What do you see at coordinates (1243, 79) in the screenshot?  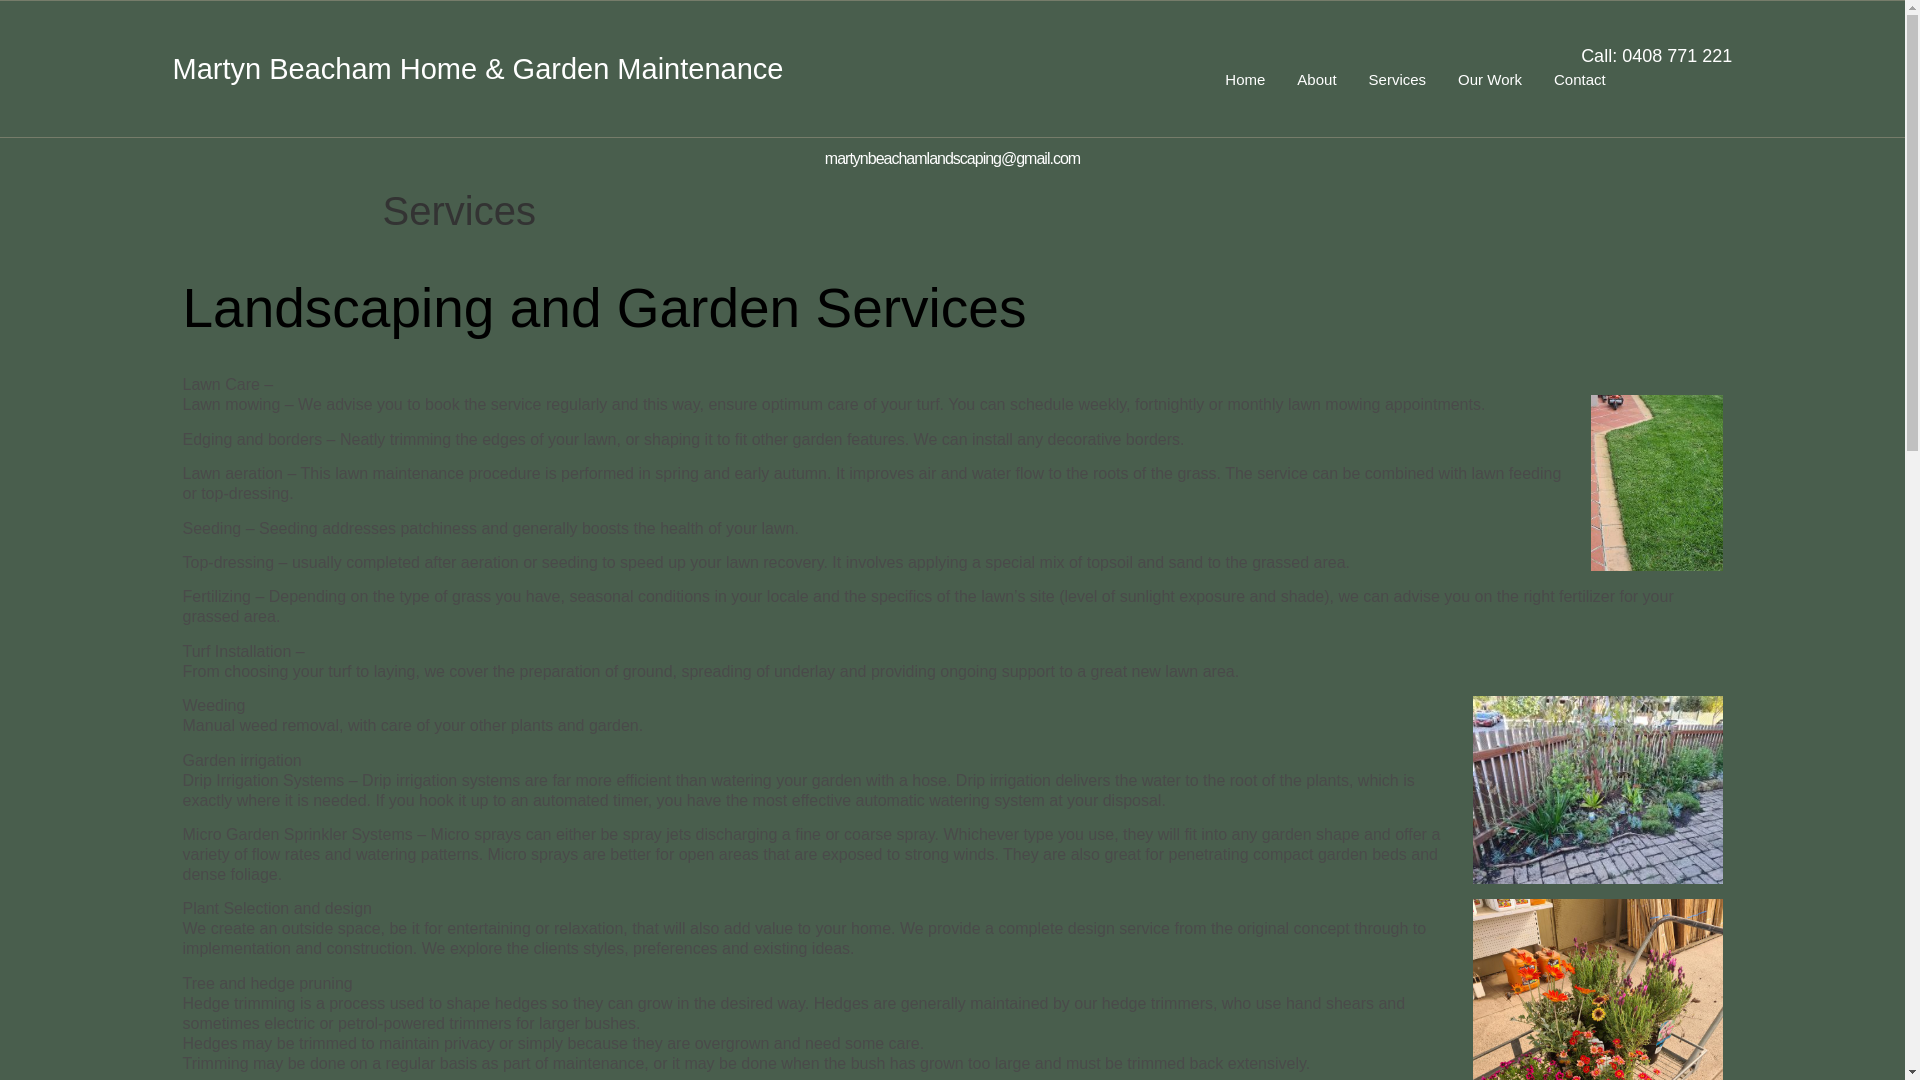 I see `'Home'` at bounding box center [1243, 79].